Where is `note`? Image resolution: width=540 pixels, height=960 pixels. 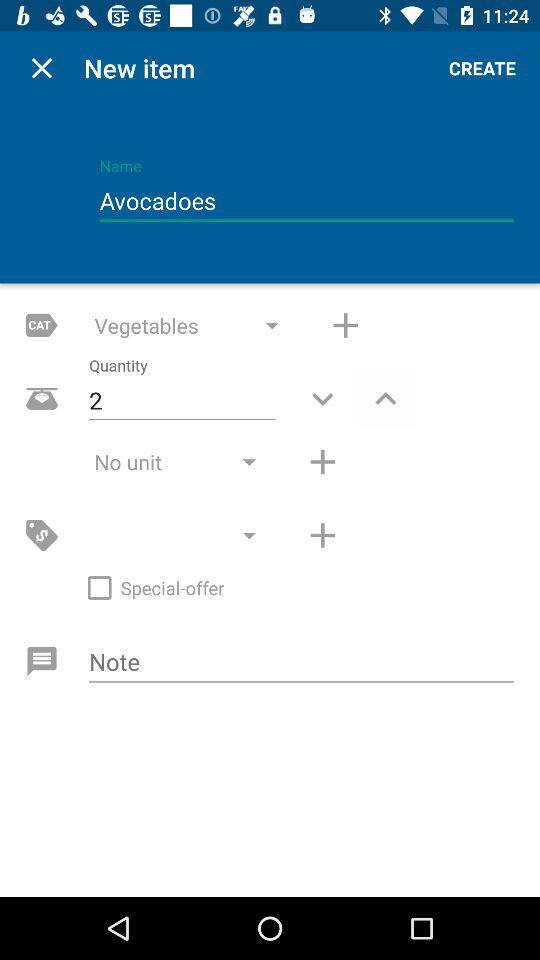 note is located at coordinates (300, 663).